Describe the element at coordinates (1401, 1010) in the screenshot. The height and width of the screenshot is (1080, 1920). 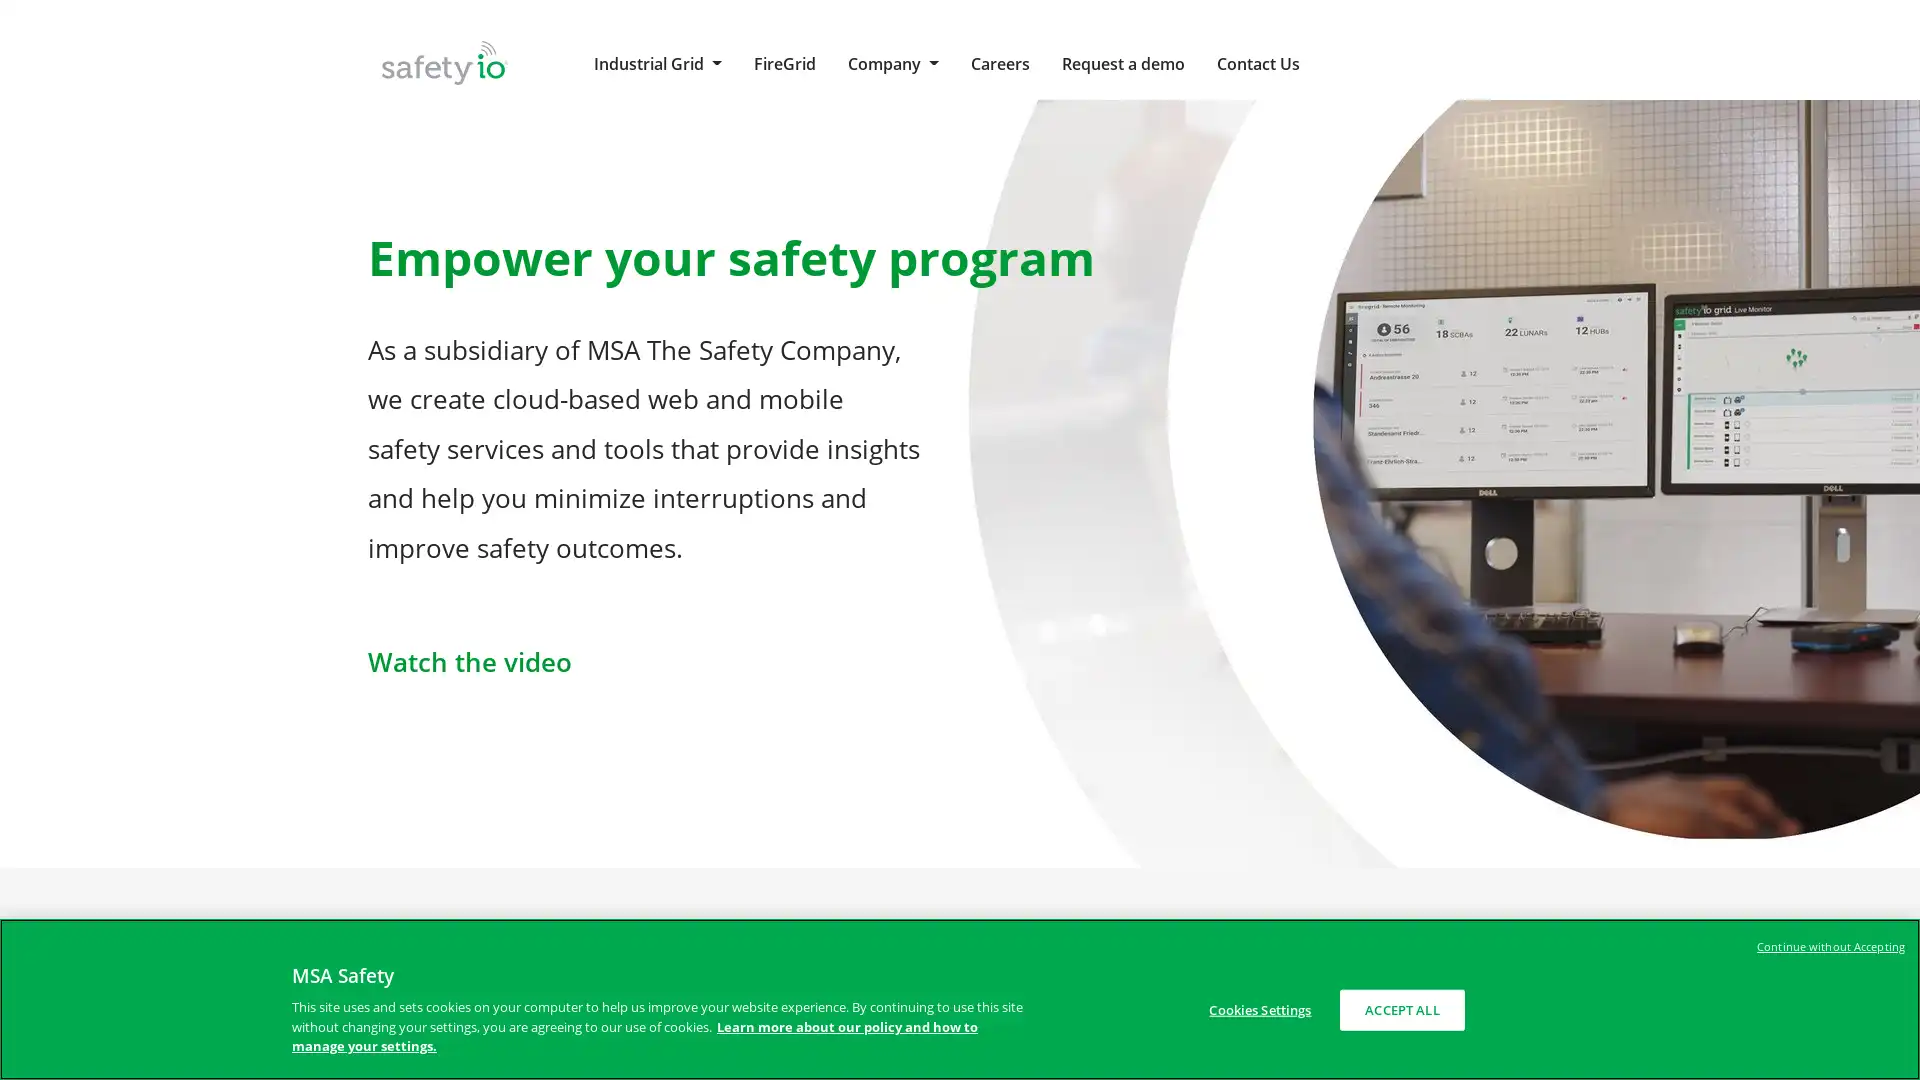
I see `ACCEPT ALL` at that location.